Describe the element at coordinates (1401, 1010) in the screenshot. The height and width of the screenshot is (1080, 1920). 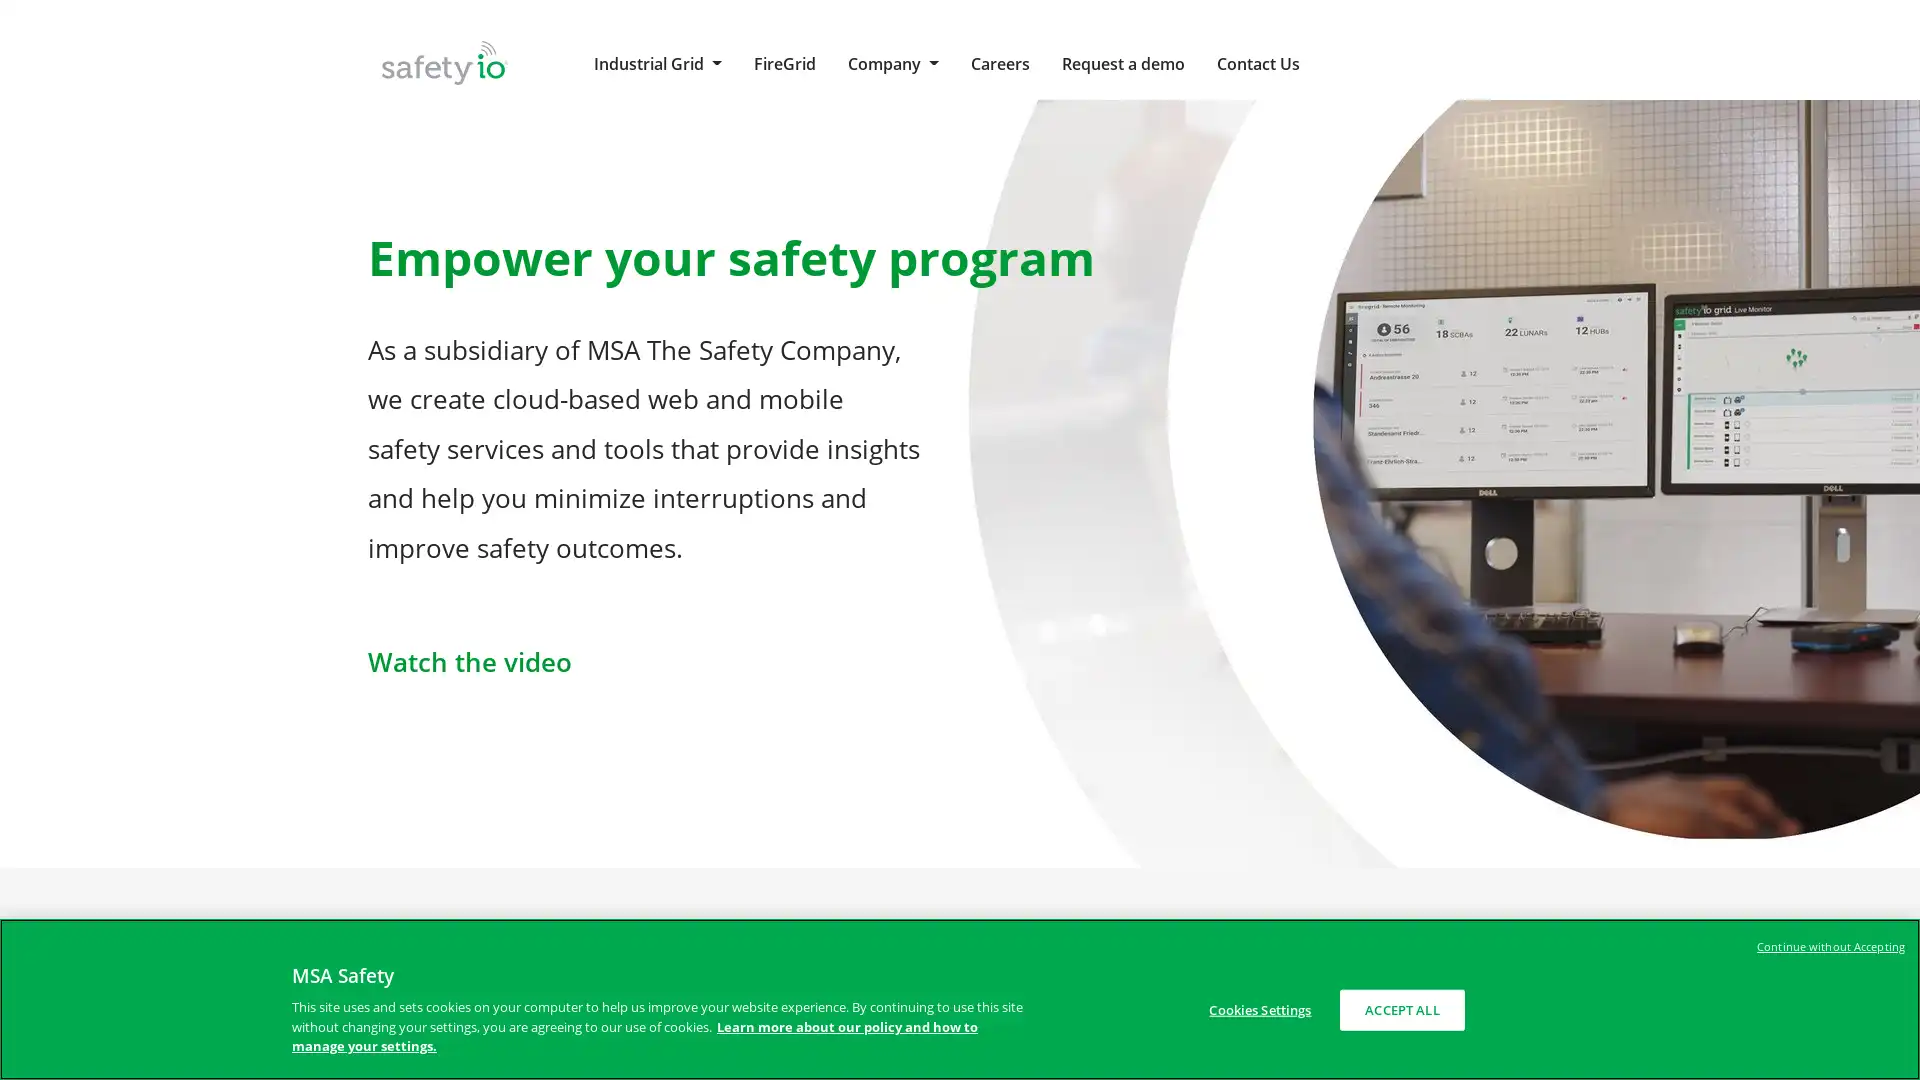
I see `ACCEPT ALL` at that location.